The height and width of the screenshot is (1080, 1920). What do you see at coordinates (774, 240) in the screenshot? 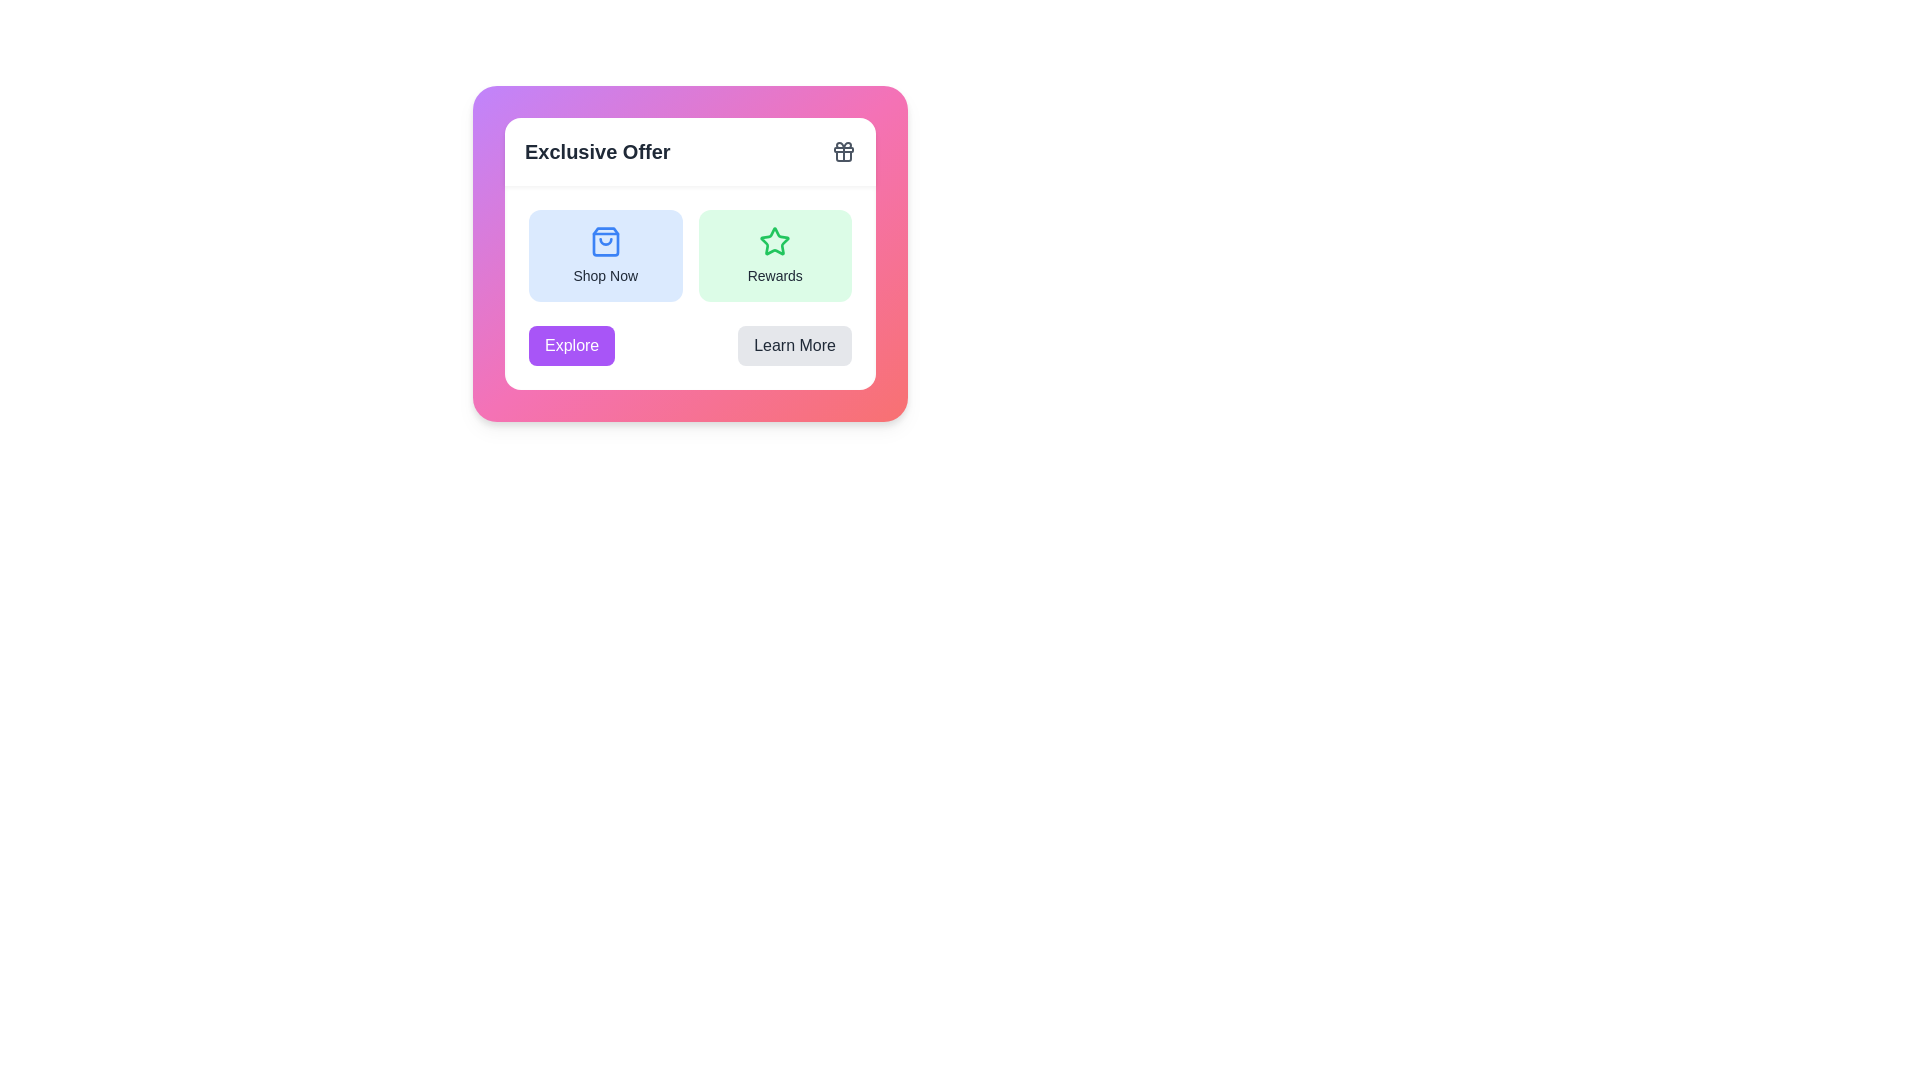
I see `the star icon associated with the 'Rewards' label on the second card in the middle section of the interface` at bounding box center [774, 240].